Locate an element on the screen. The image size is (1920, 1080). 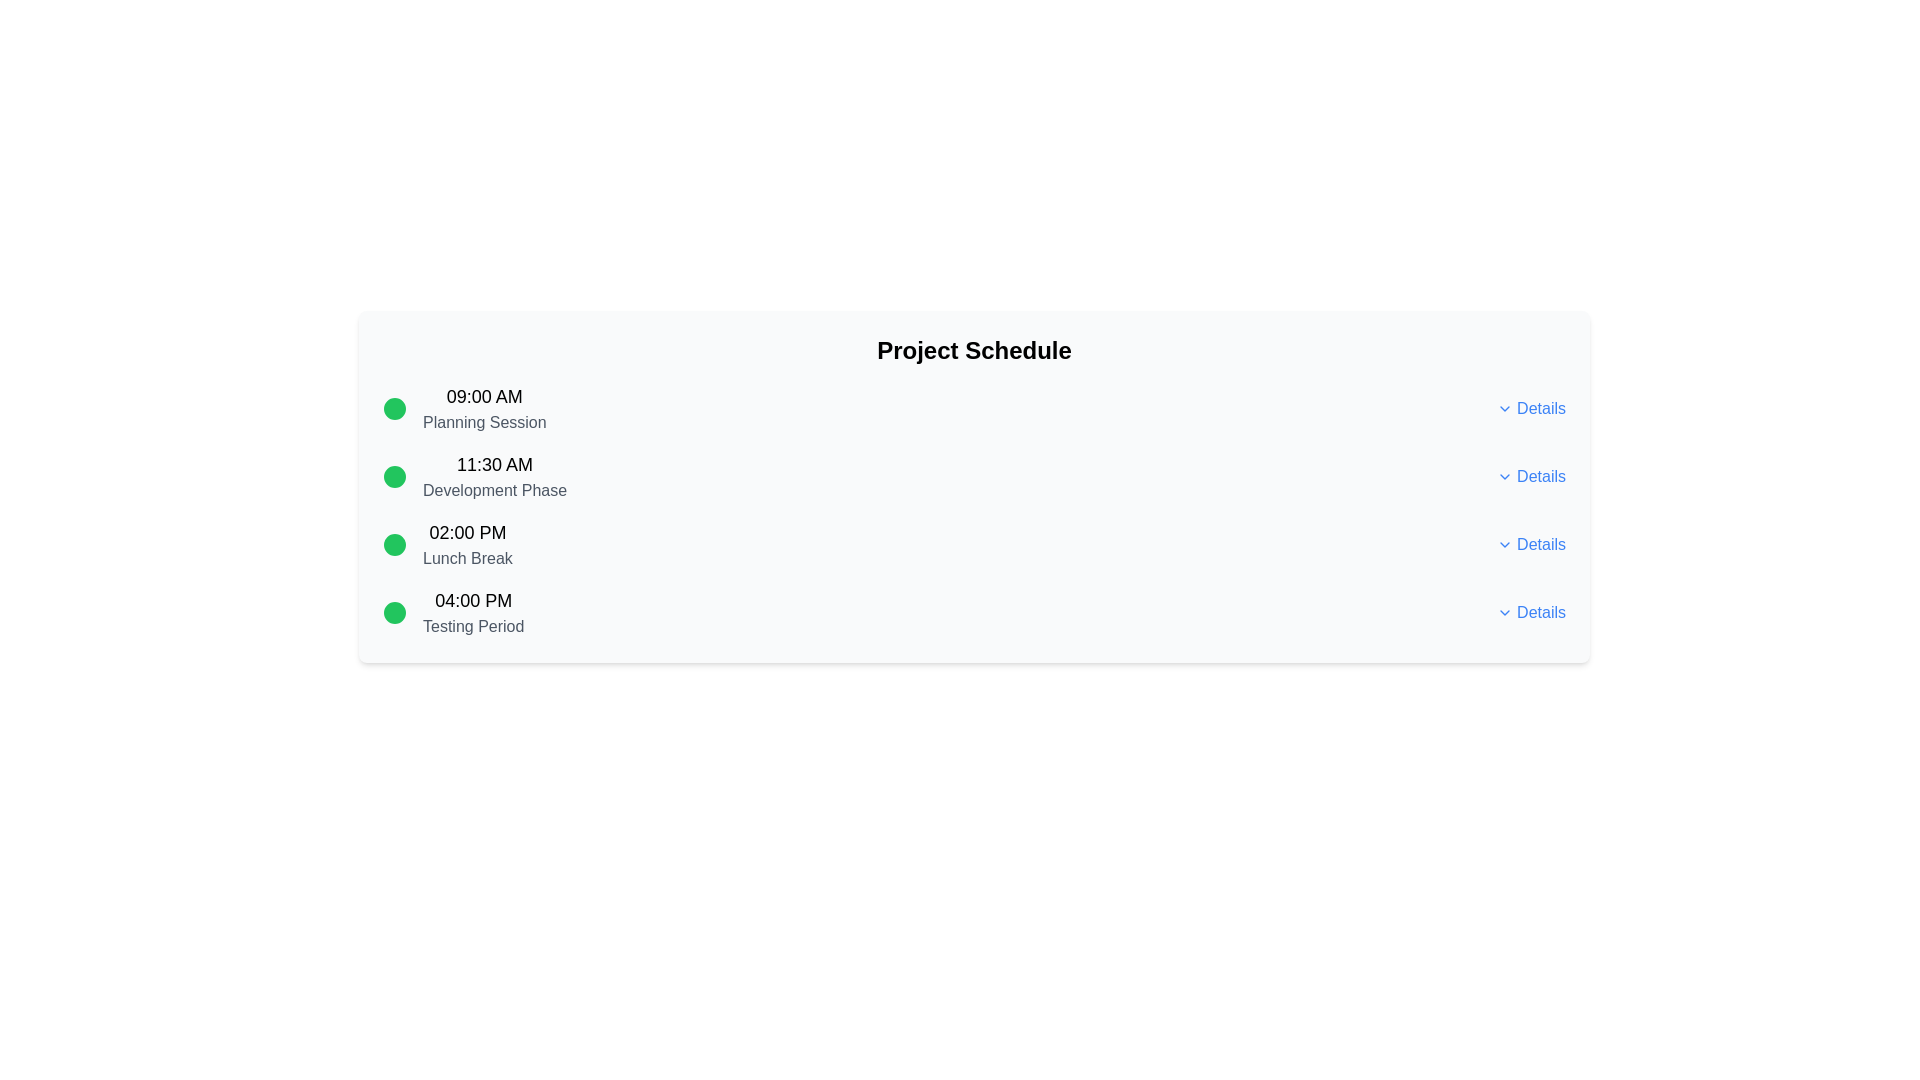
the Chevron Down icon located at the leftmost position of the group associated with the 'Details' label in the third item of the vertical list is located at coordinates (1505, 544).